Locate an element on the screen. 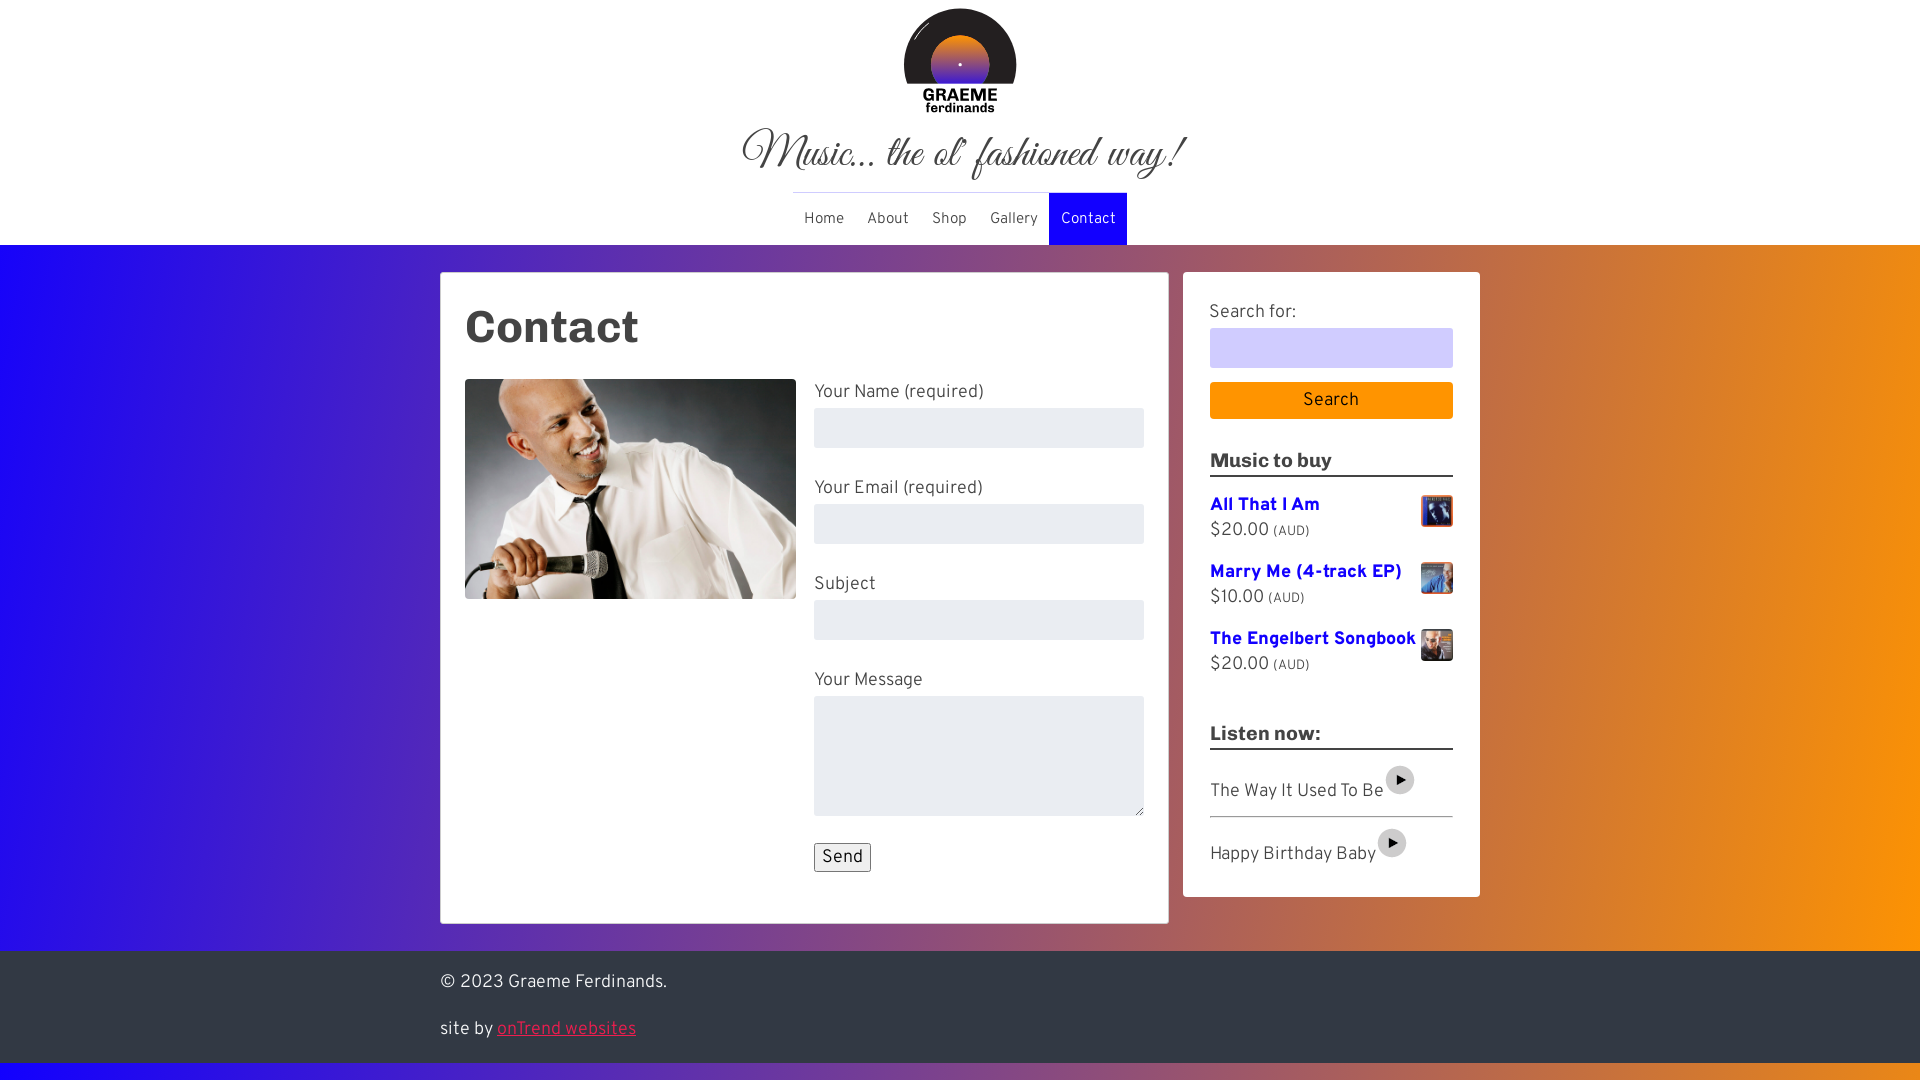 This screenshot has width=1920, height=1080. 'Marry Me (4-track EP)' is located at coordinates (1331, 573).